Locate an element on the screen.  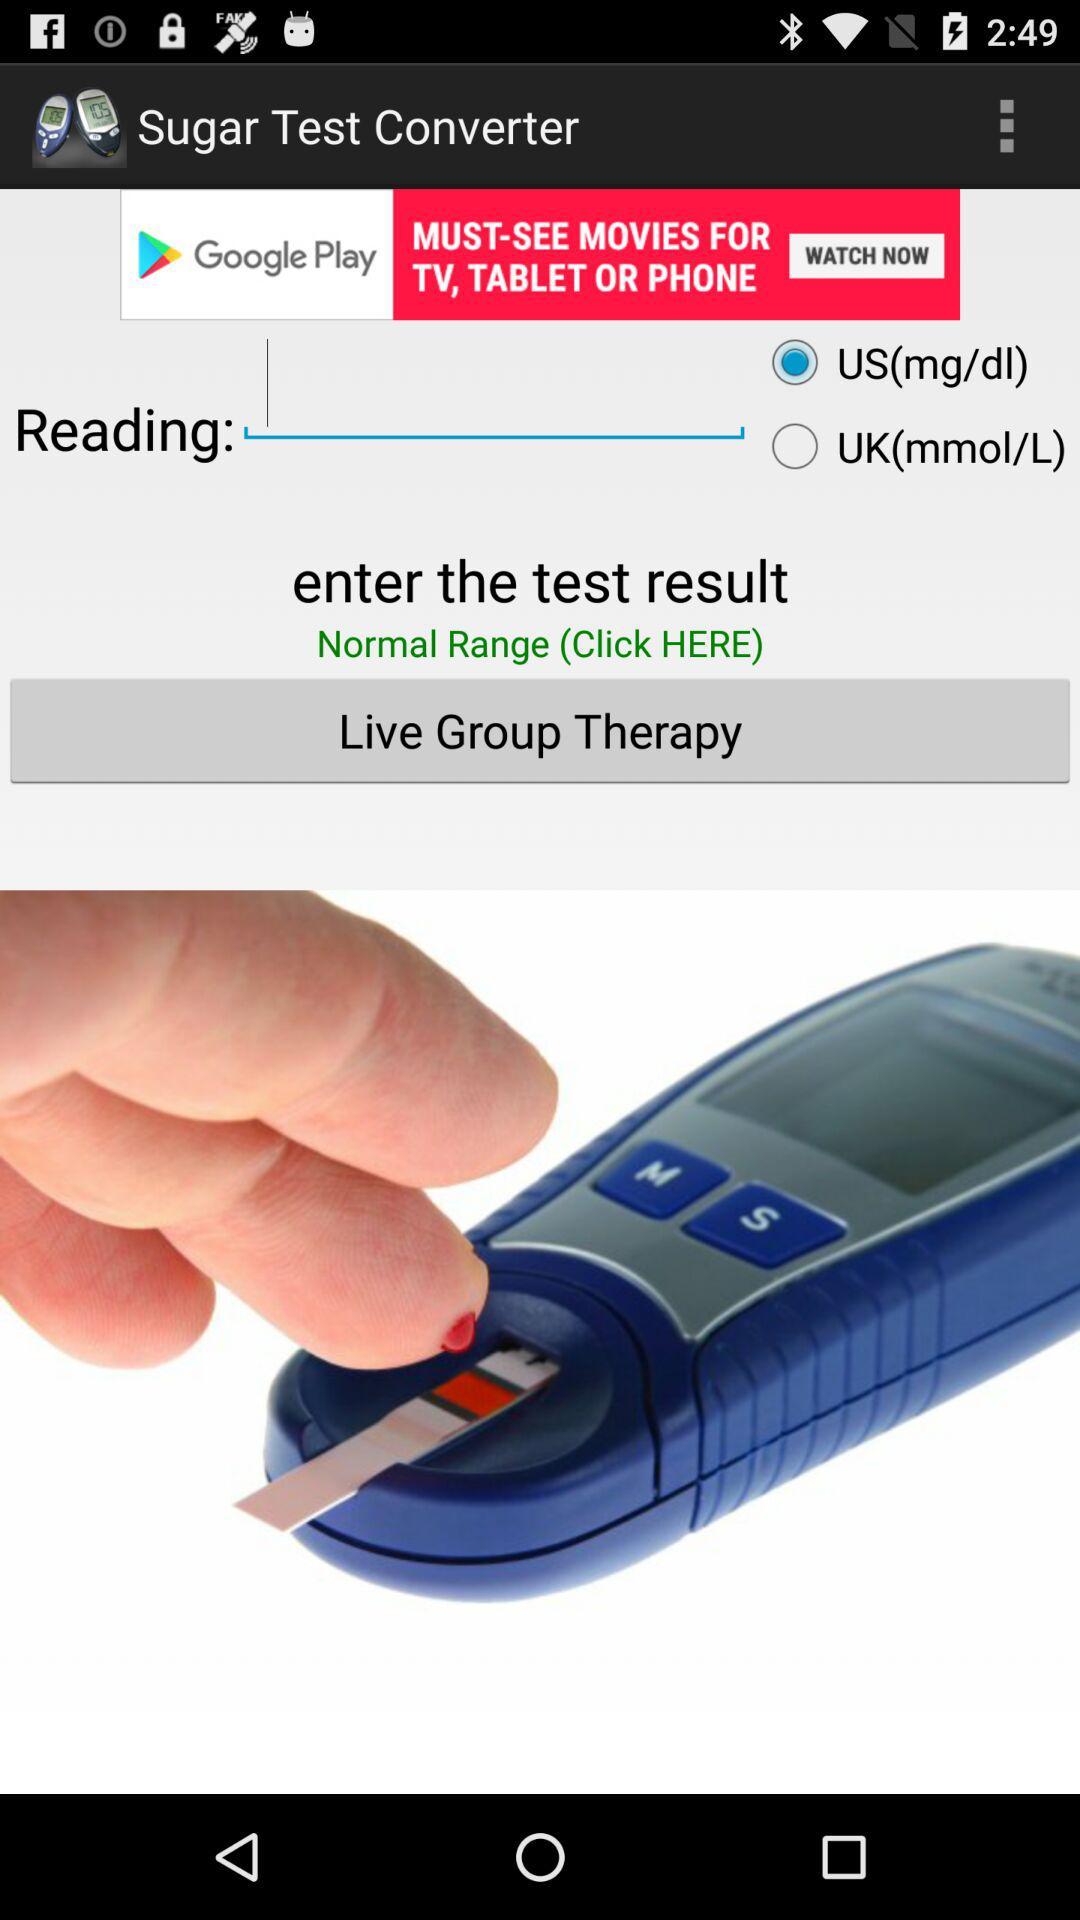
google play advertisement is located at coordinates (540, 253).